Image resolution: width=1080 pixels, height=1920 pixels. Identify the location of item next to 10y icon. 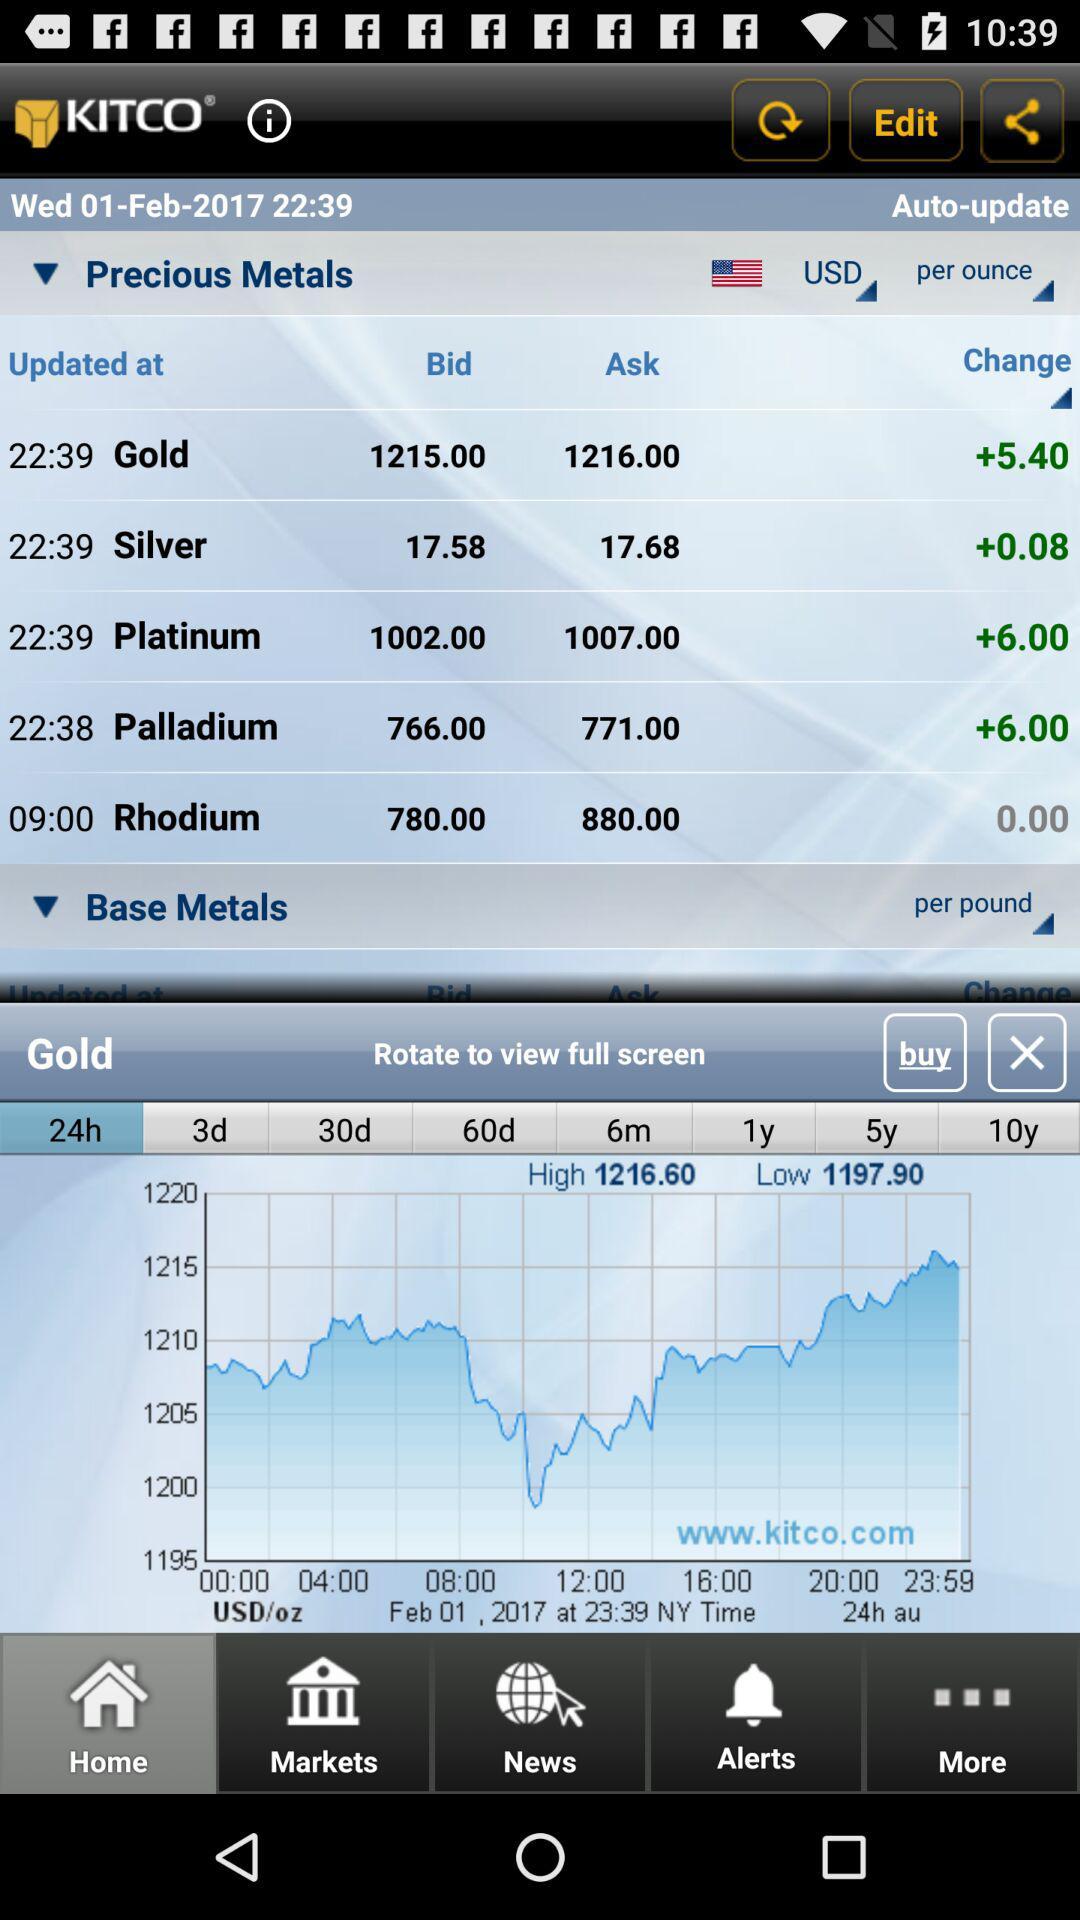
(876, 1129).